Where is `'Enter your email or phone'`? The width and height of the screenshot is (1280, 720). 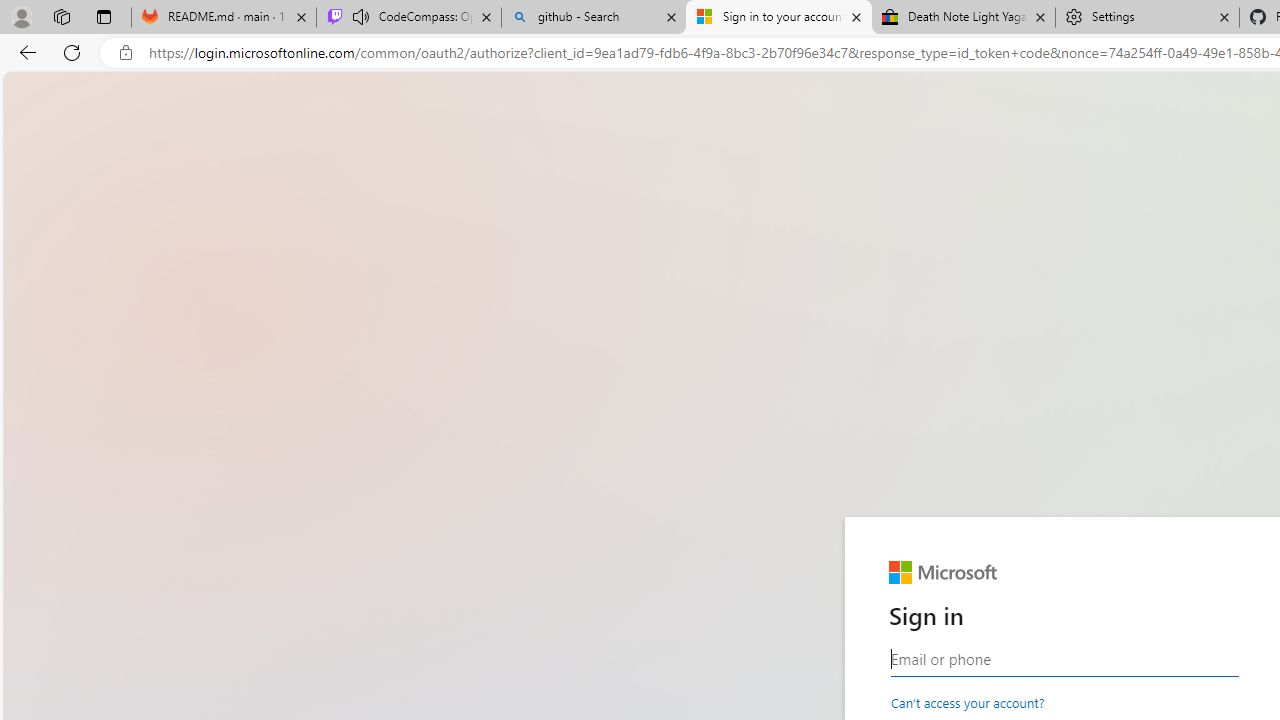 'Enter your email or phone' is located at coordinates (1063, 659).